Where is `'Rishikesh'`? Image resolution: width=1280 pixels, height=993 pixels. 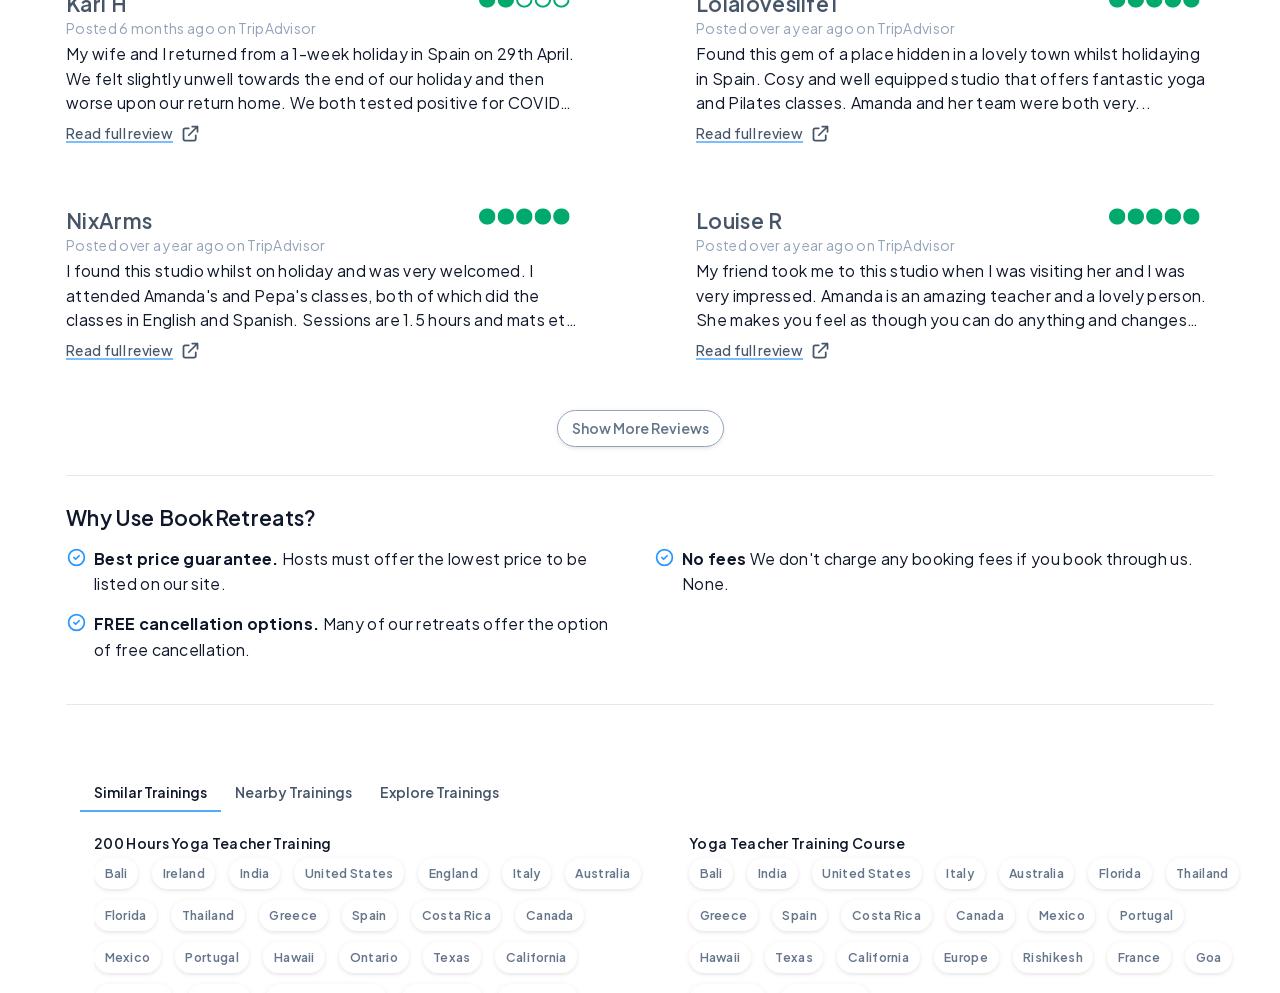 'Rishikesh' is located at coordinates (1051, 954).